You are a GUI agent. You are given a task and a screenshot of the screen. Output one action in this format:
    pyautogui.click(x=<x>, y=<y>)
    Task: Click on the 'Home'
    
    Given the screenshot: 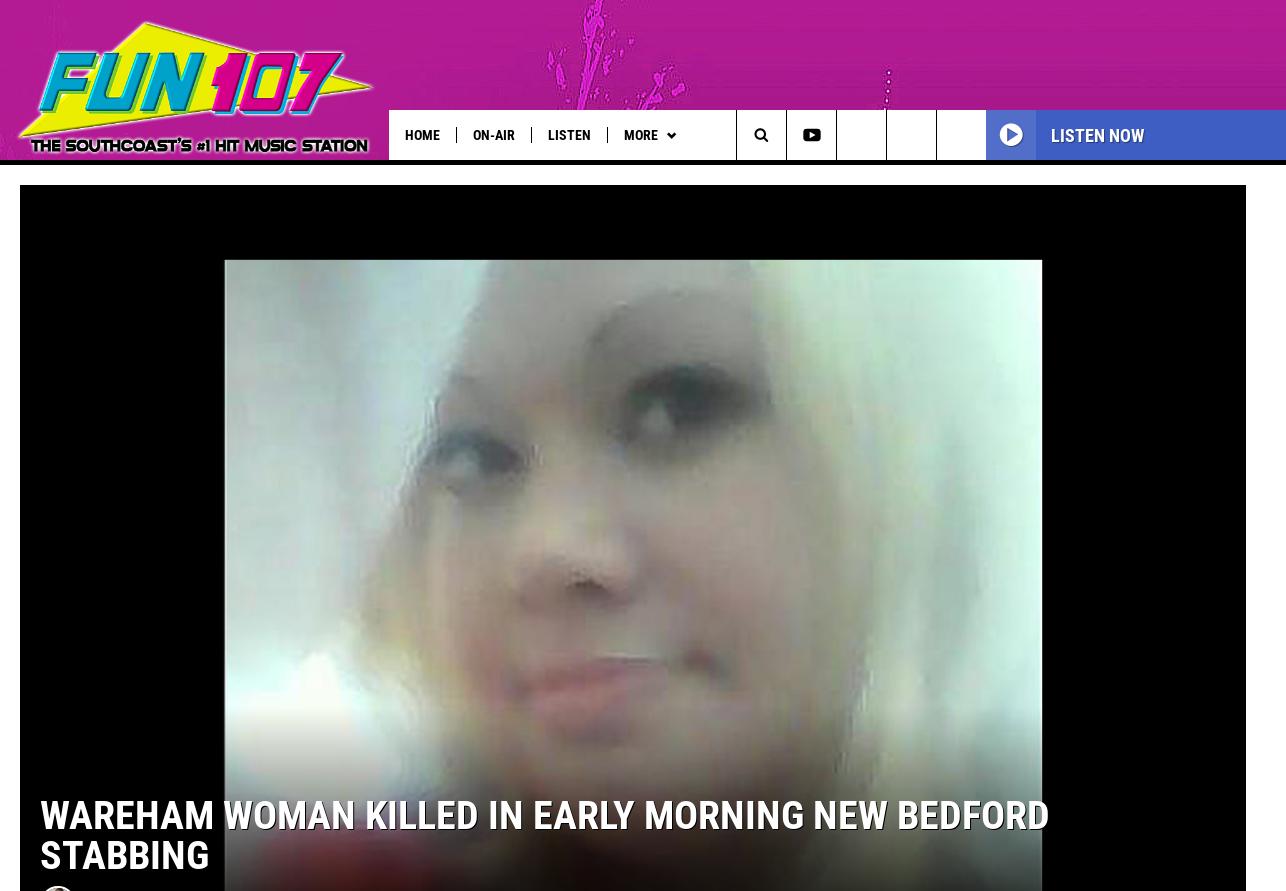 What is the action you would take?
    pyautogui.click(x=420, y=133)
    